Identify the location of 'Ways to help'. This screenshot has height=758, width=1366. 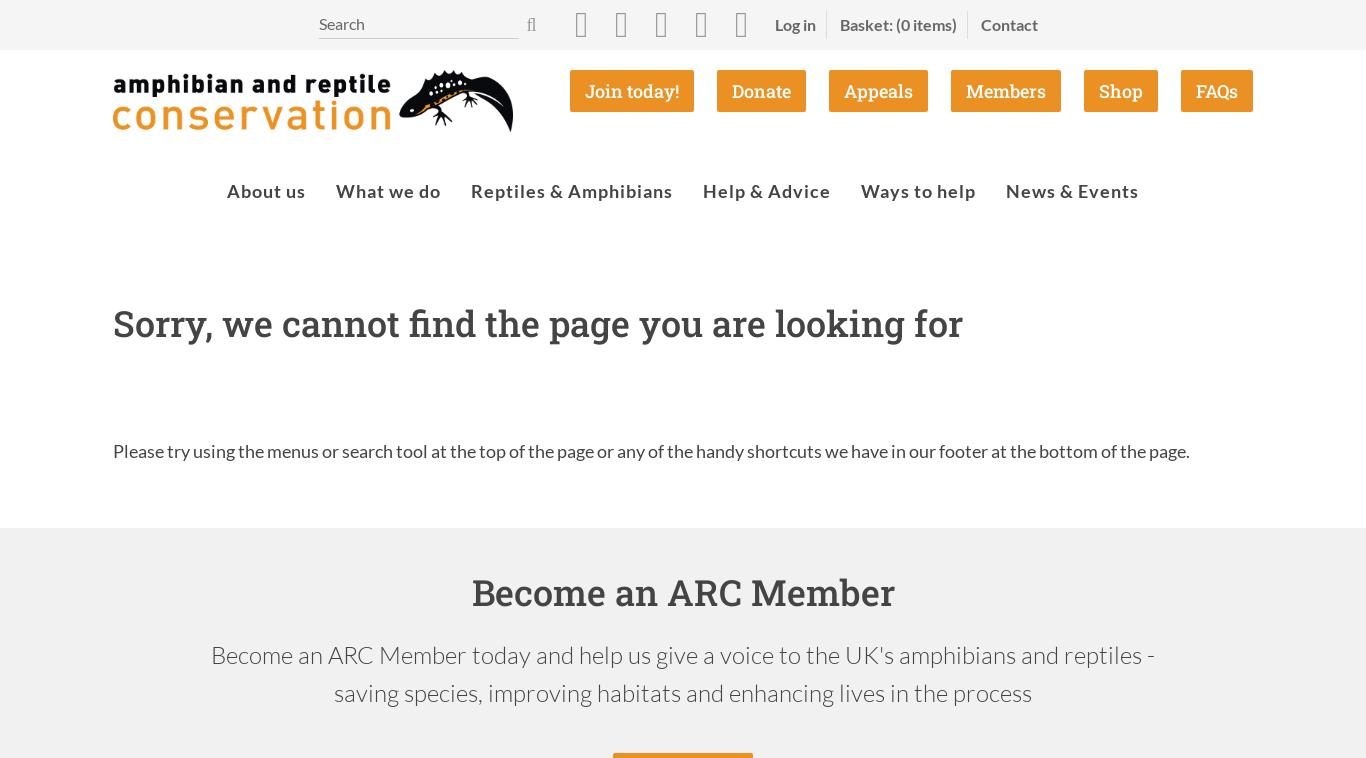
(918, 191).